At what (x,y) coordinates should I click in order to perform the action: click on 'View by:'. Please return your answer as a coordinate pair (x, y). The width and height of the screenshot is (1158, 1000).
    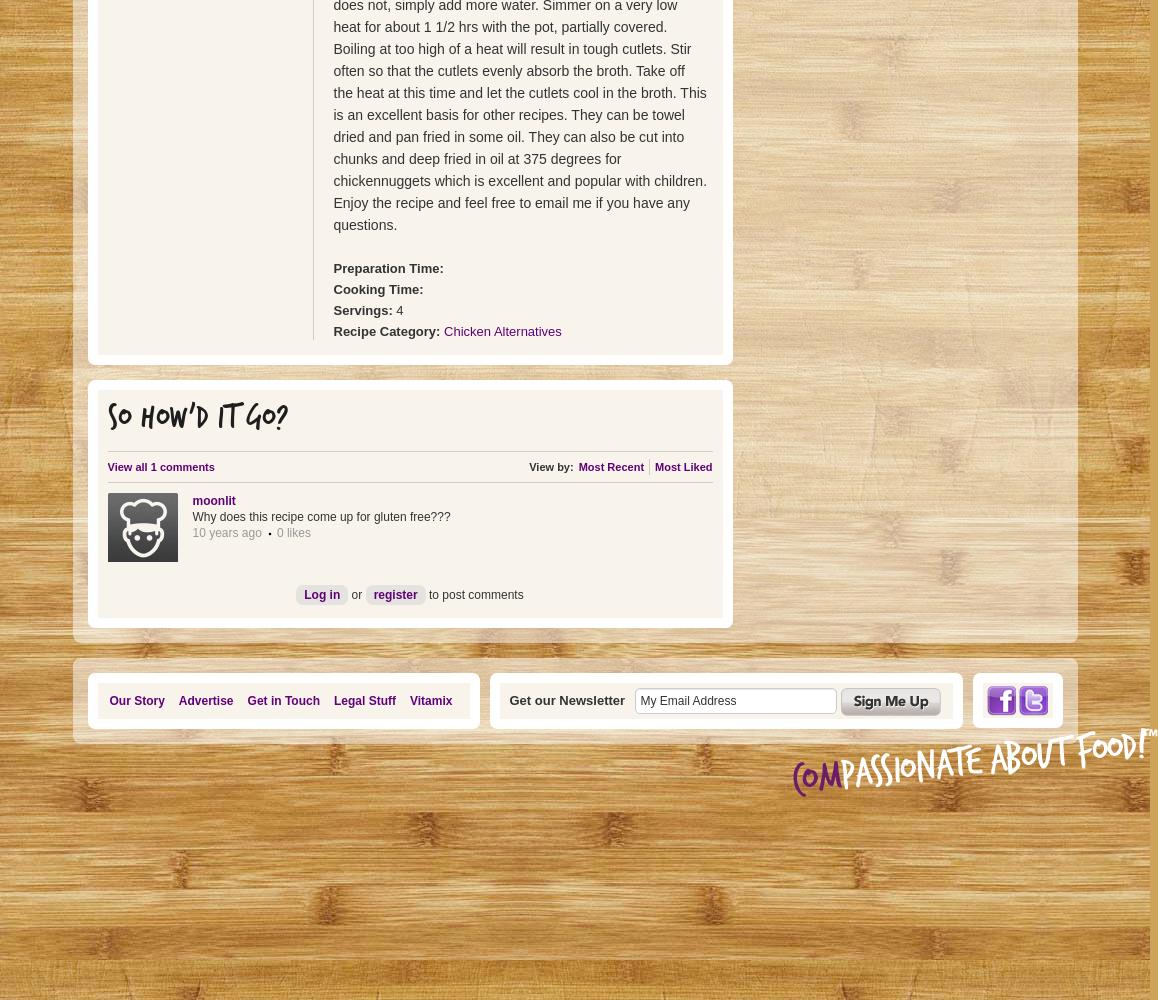
    Looking at the image, I should click on (550, 466).